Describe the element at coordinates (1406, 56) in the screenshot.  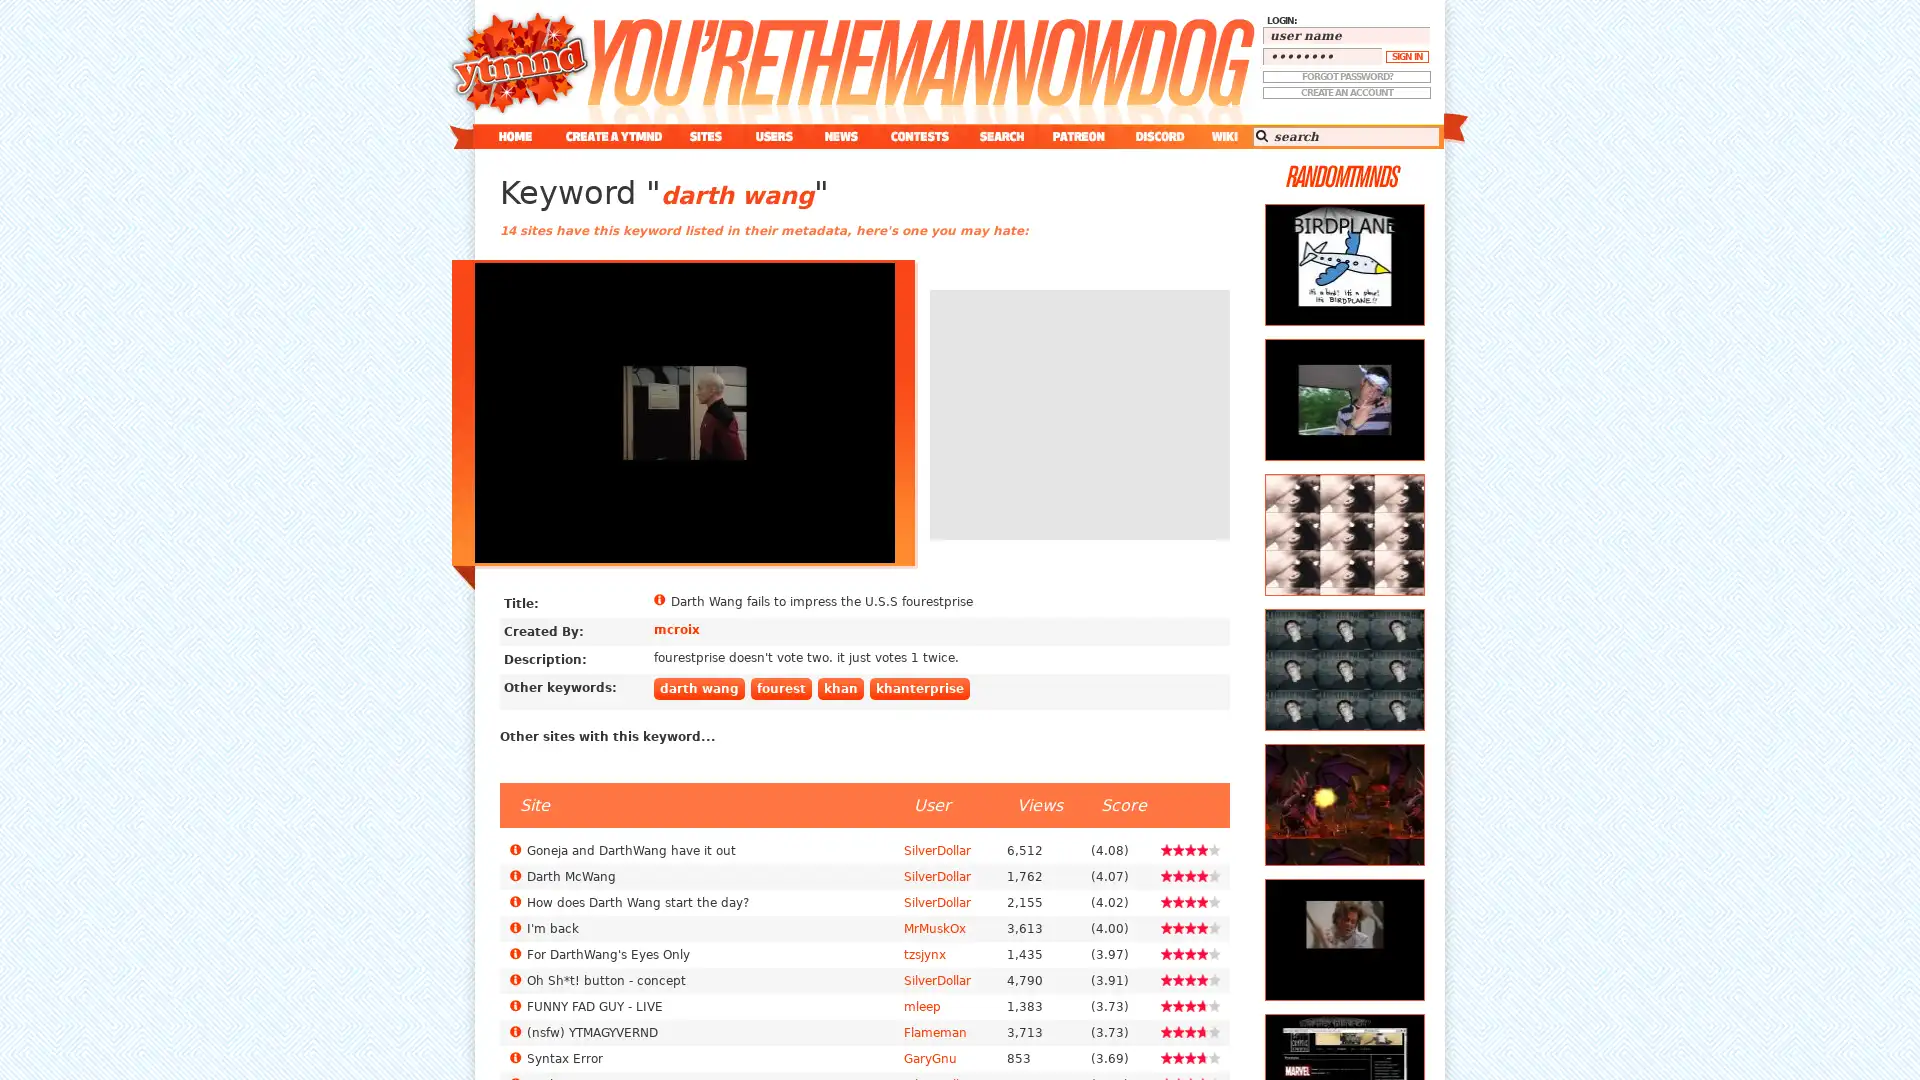
I see `sign in` at that location.